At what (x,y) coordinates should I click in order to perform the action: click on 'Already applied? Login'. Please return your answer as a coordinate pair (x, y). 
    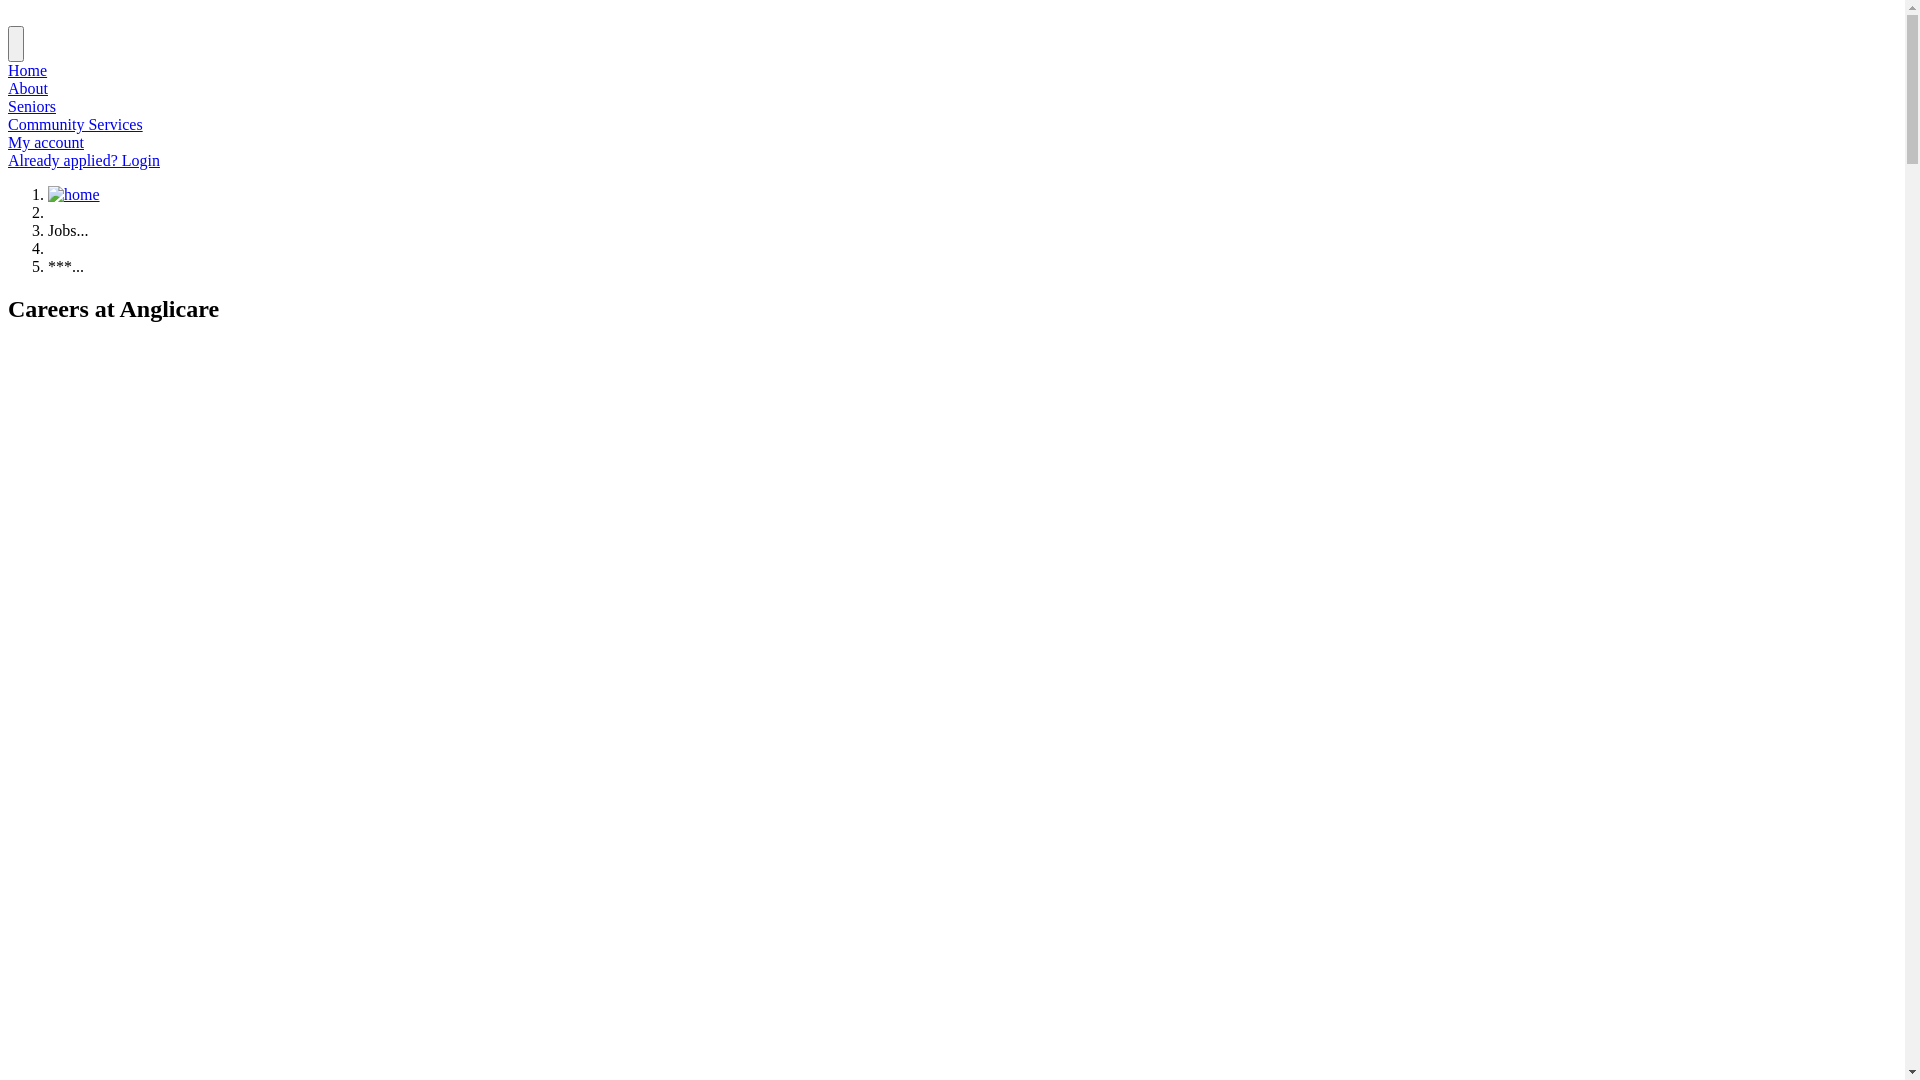
    Looking at the image, I should click on (82, 159).